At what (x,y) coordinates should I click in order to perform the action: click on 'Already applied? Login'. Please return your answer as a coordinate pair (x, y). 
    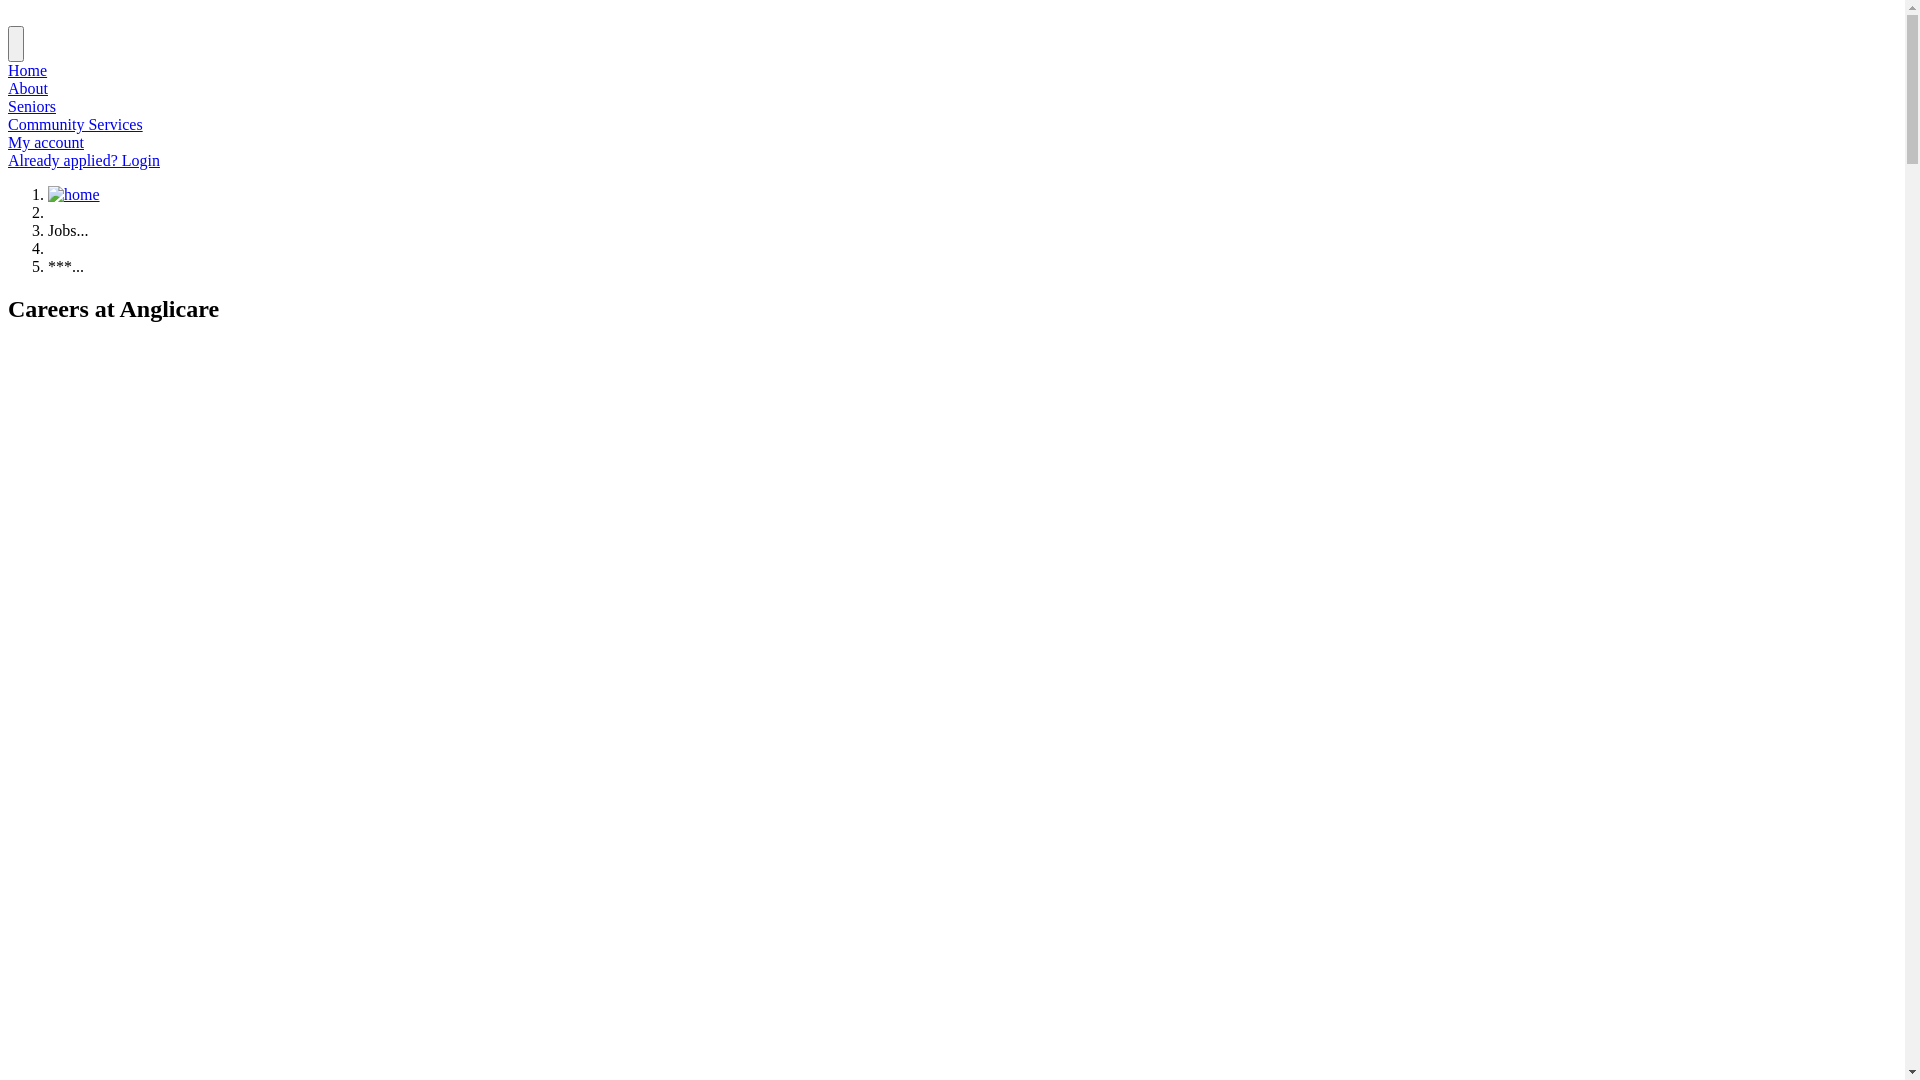
    Looking at the image, I should click on (82, 159).